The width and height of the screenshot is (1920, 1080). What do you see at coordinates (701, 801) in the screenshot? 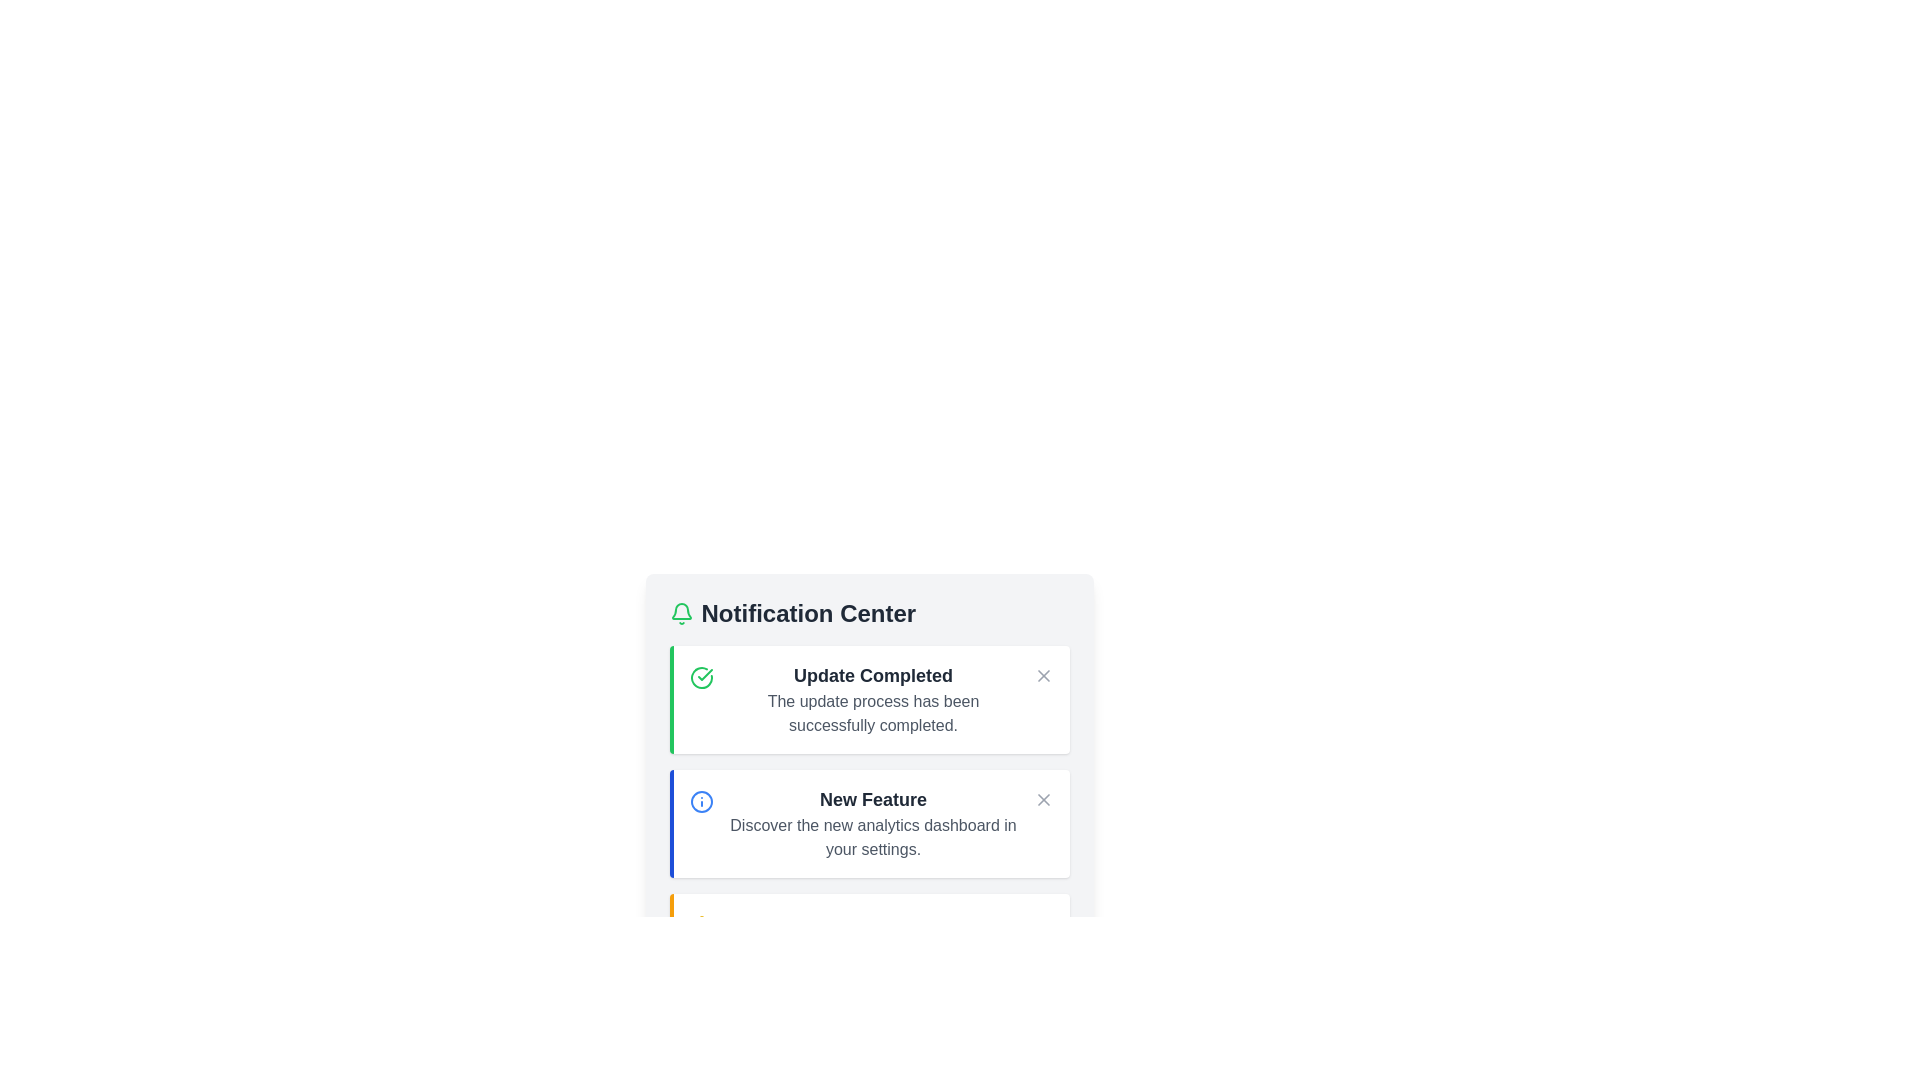
I see `the graphic element representing a notification message in the 'New Feature' icon, located at the center of a circular icon in the second row of the notification list` at bounding box center [701, 801].